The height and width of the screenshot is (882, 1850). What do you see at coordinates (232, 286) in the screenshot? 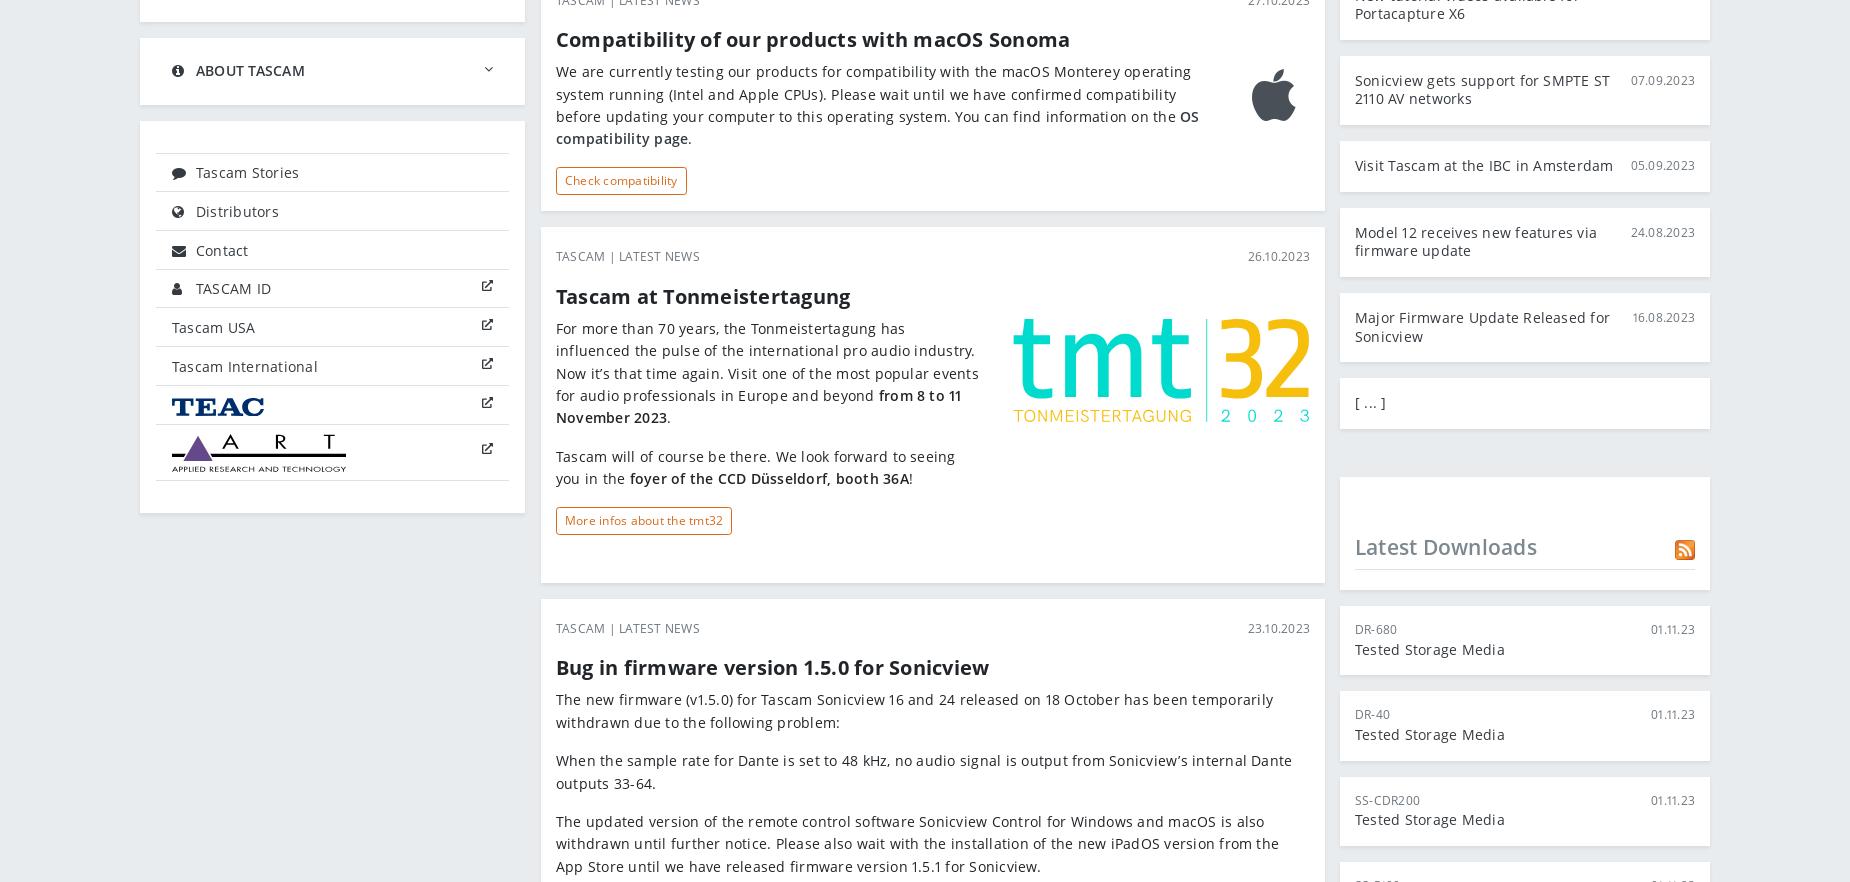
I see `'TASCAM ID'` at bounding box center [232, 286].